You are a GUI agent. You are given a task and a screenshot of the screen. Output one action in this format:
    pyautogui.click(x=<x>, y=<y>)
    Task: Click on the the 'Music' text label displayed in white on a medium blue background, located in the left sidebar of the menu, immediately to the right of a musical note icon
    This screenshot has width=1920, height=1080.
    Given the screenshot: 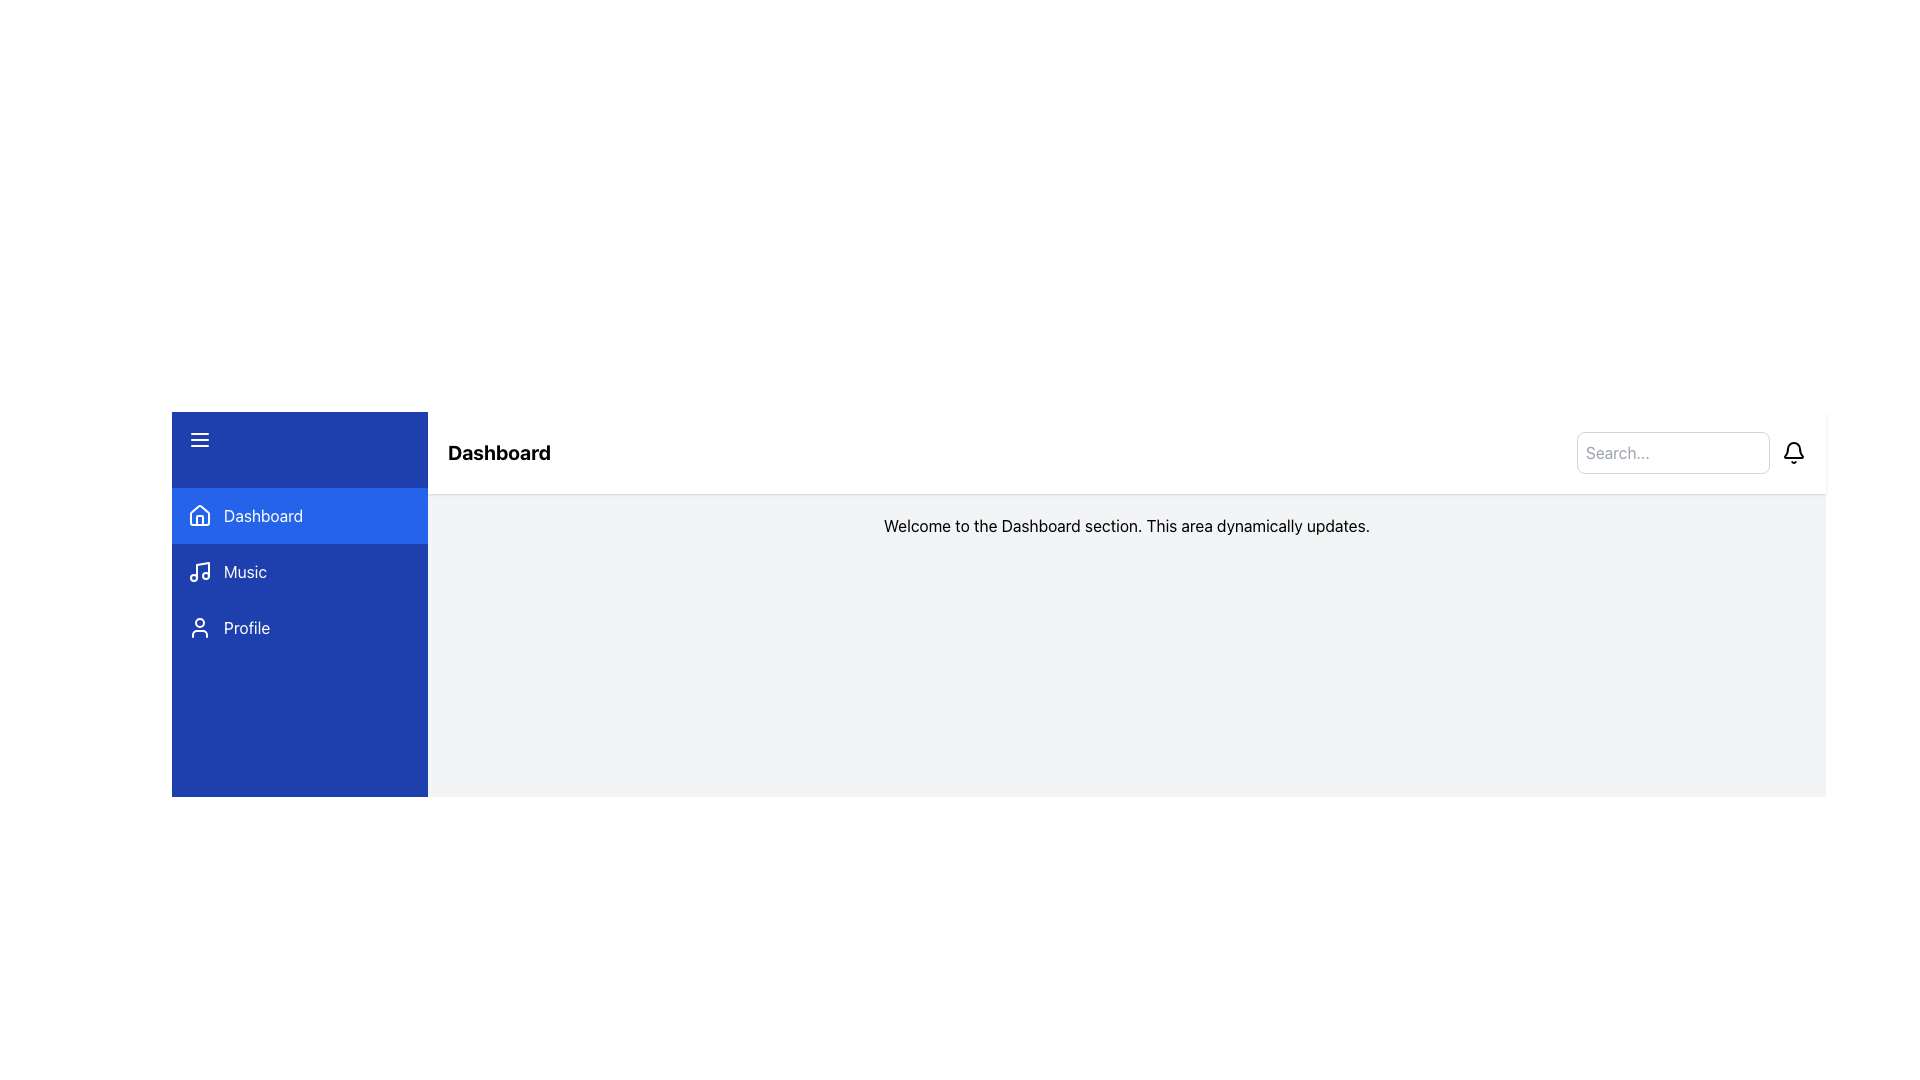 What is the action you would take?
    pyautogui.click(x=244, y=571)
    